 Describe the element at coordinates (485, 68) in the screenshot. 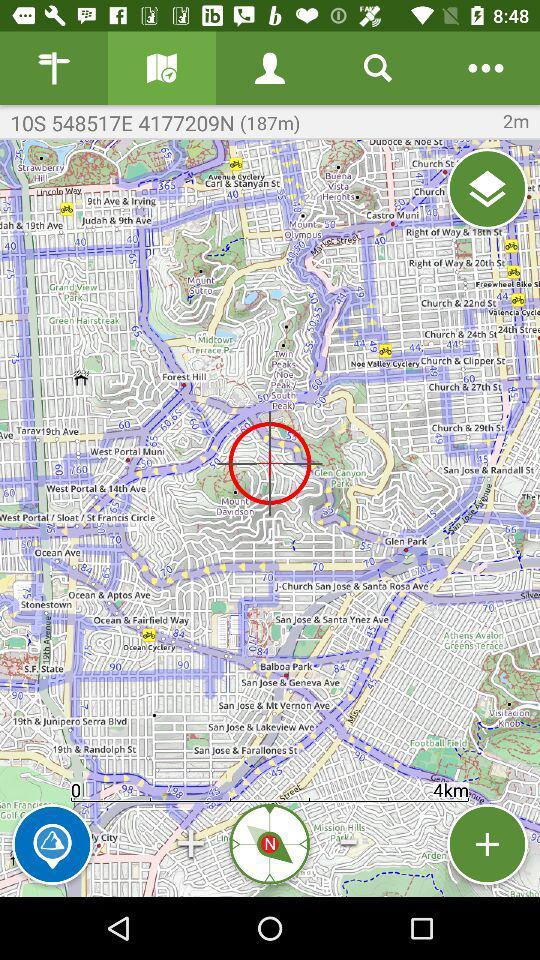

I see `show more actions` at that location.